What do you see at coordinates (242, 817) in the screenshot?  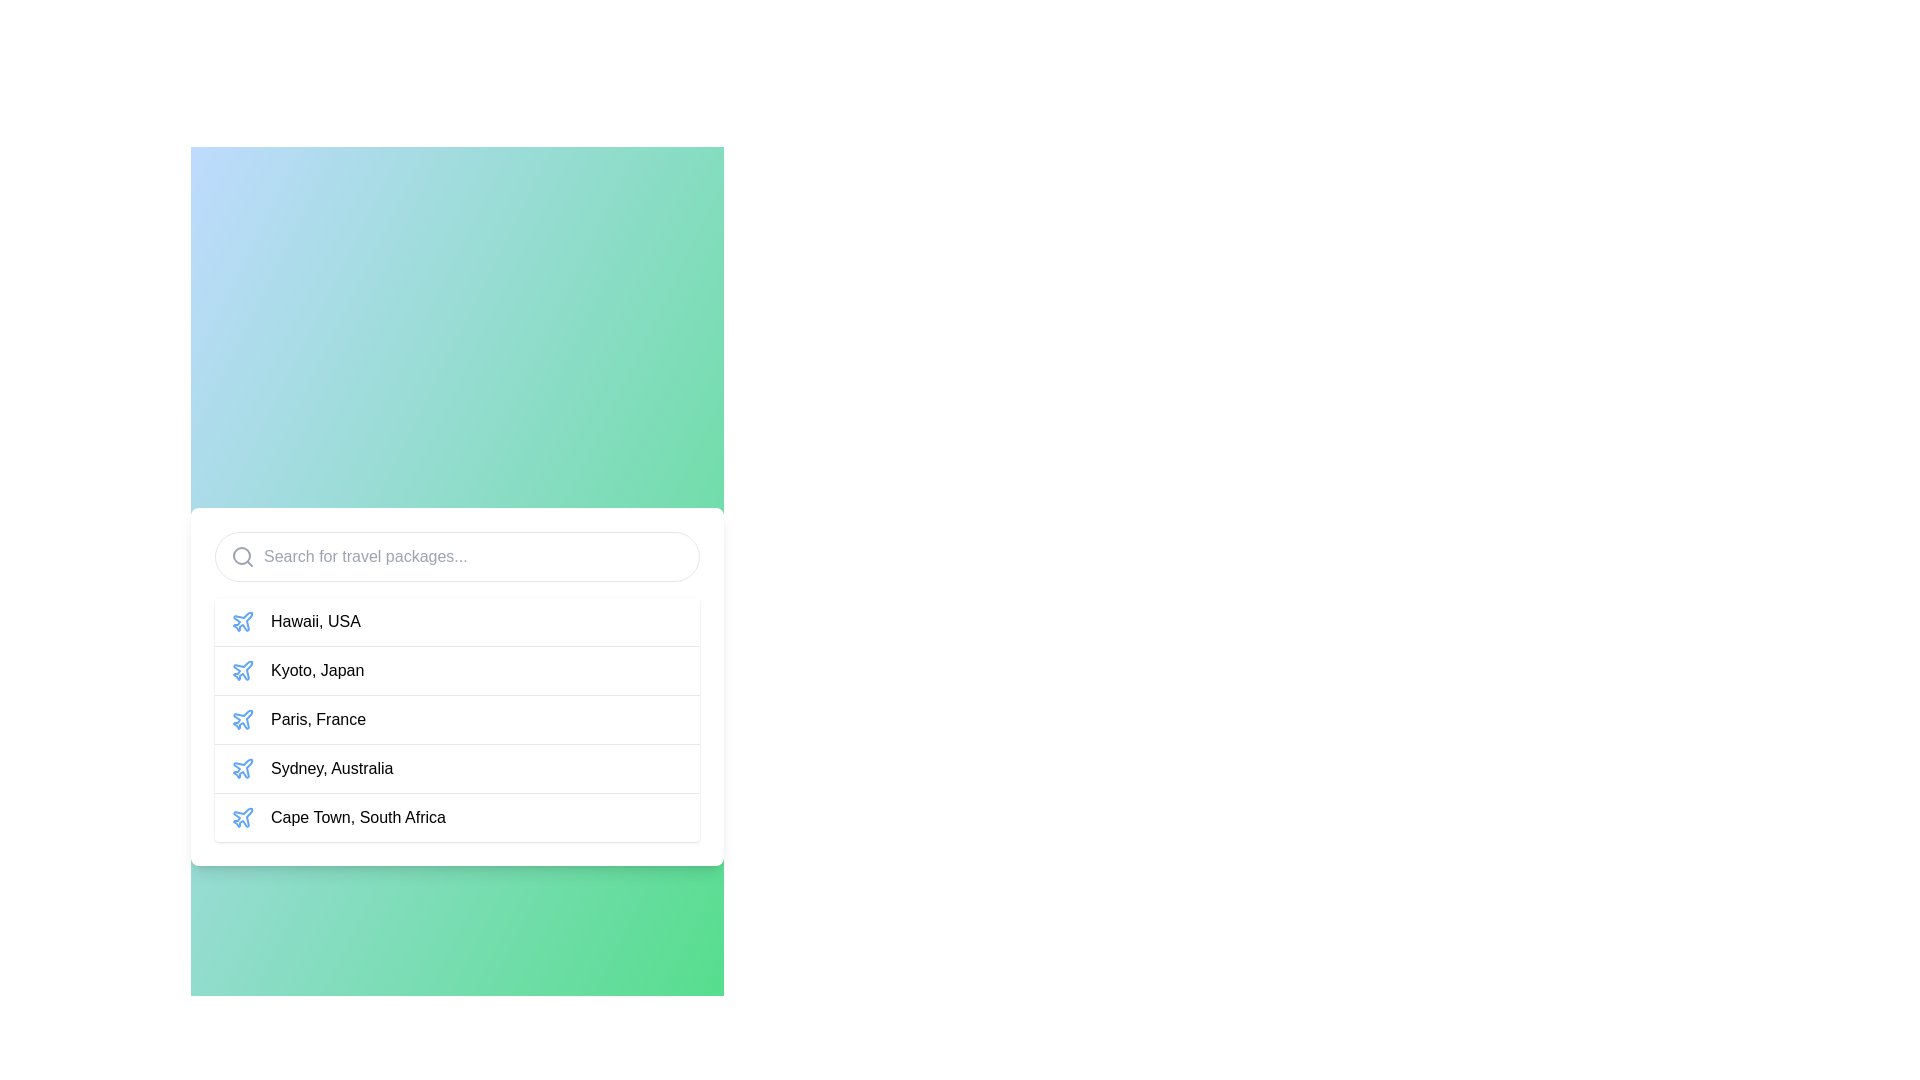 I see `the airplane icon located at the leftmost side of the row labeled 'Cape Town, South Africa' to highlight its row` at bounding box center [242, 817].